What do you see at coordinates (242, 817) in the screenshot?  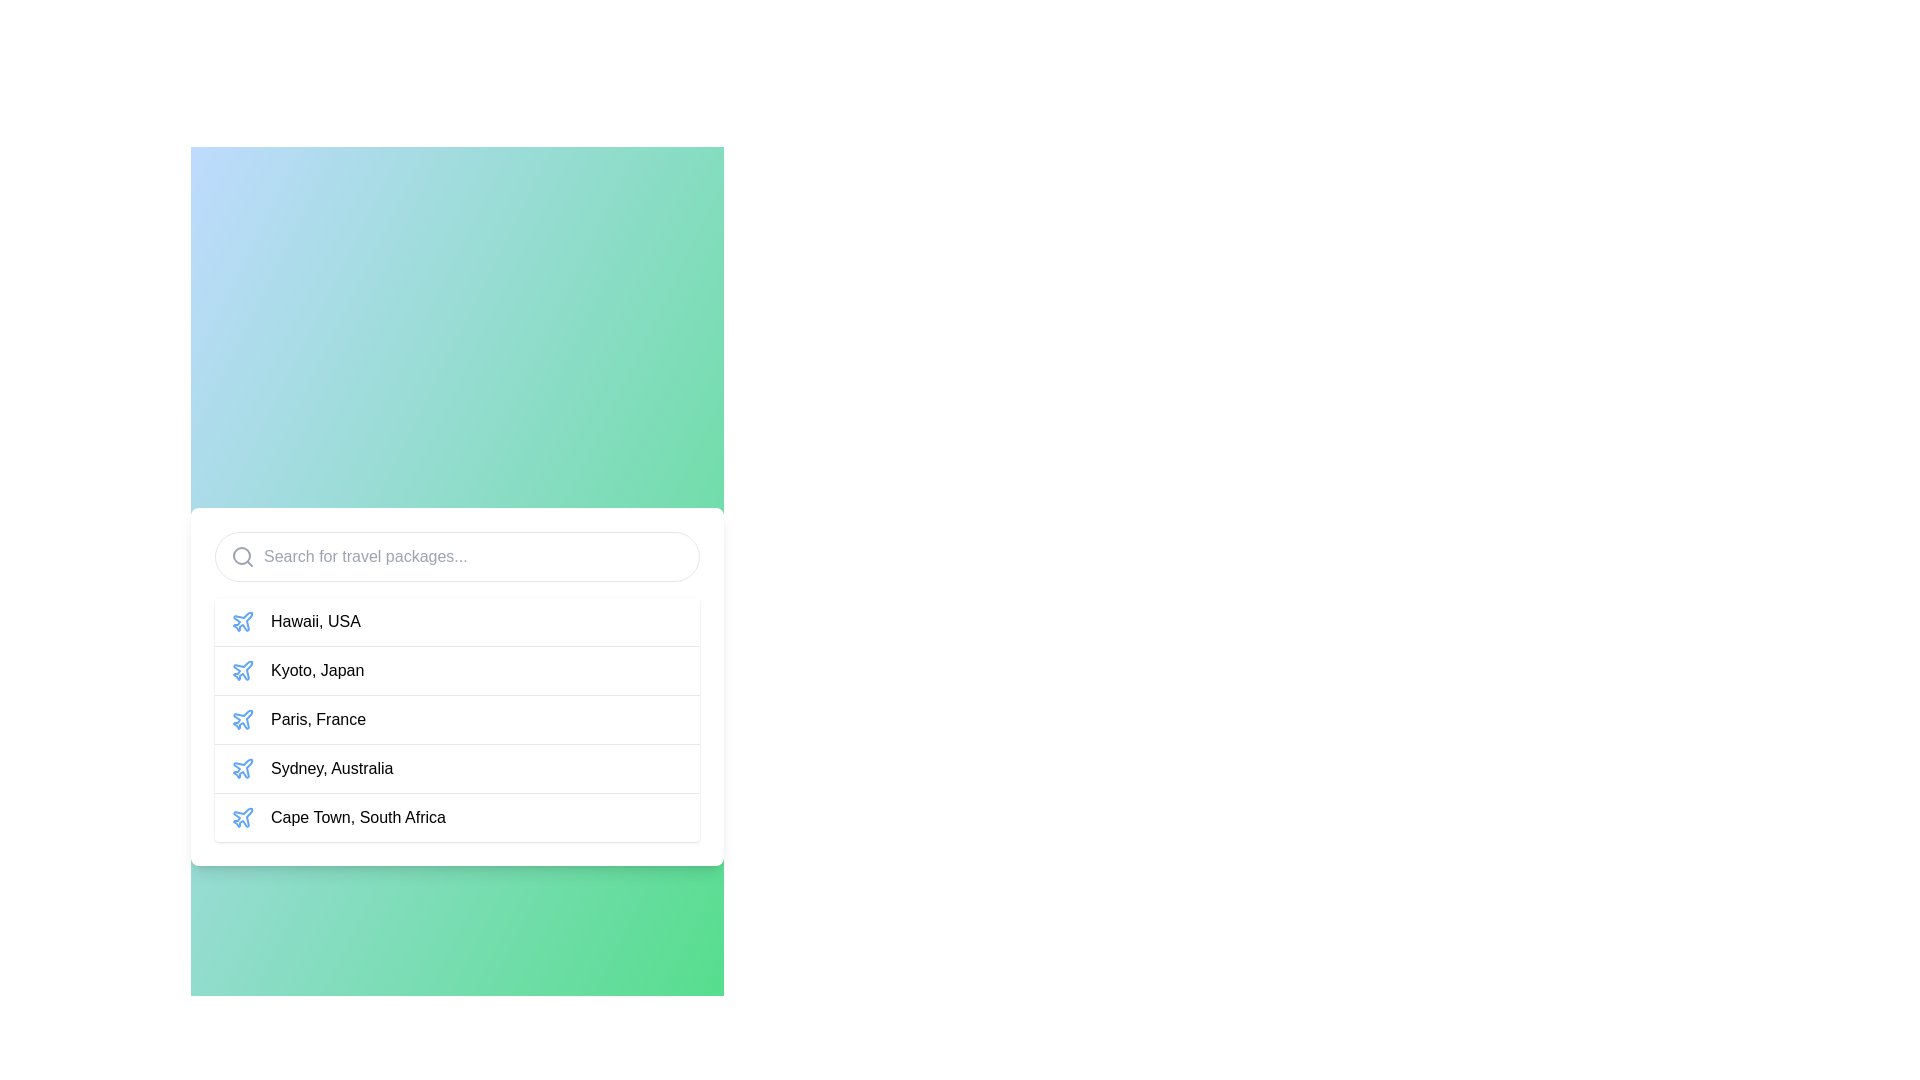 I see `the airplane icon located at the leftmost side of the row labeled 'Cape Town, South Africa' to highlight its row` at bounding box center [242, 817].